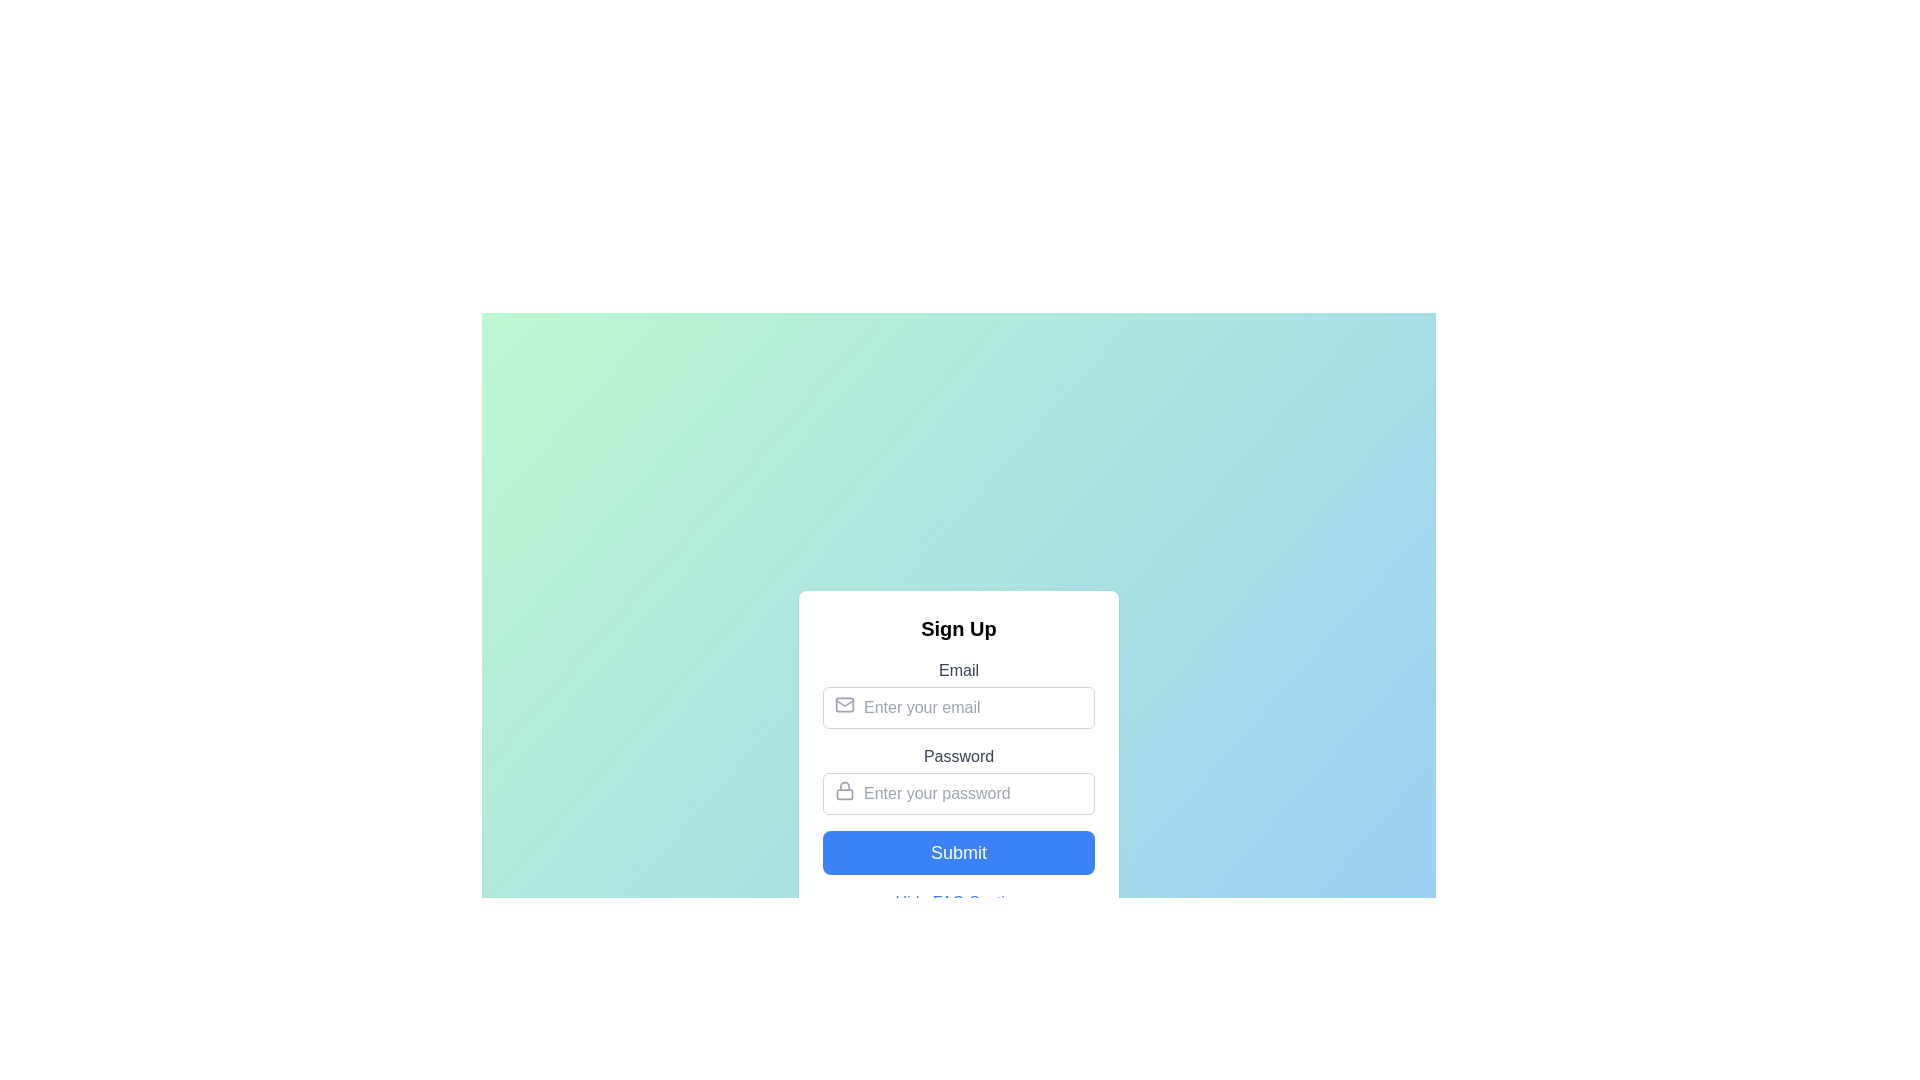 This screenshot has height=1080, width=1920. What do you see at coordinates (958, 778) in the screenshot?
I see `the 'Password' label to focus the associated input field directly below it` at bounding box center [958, 778].